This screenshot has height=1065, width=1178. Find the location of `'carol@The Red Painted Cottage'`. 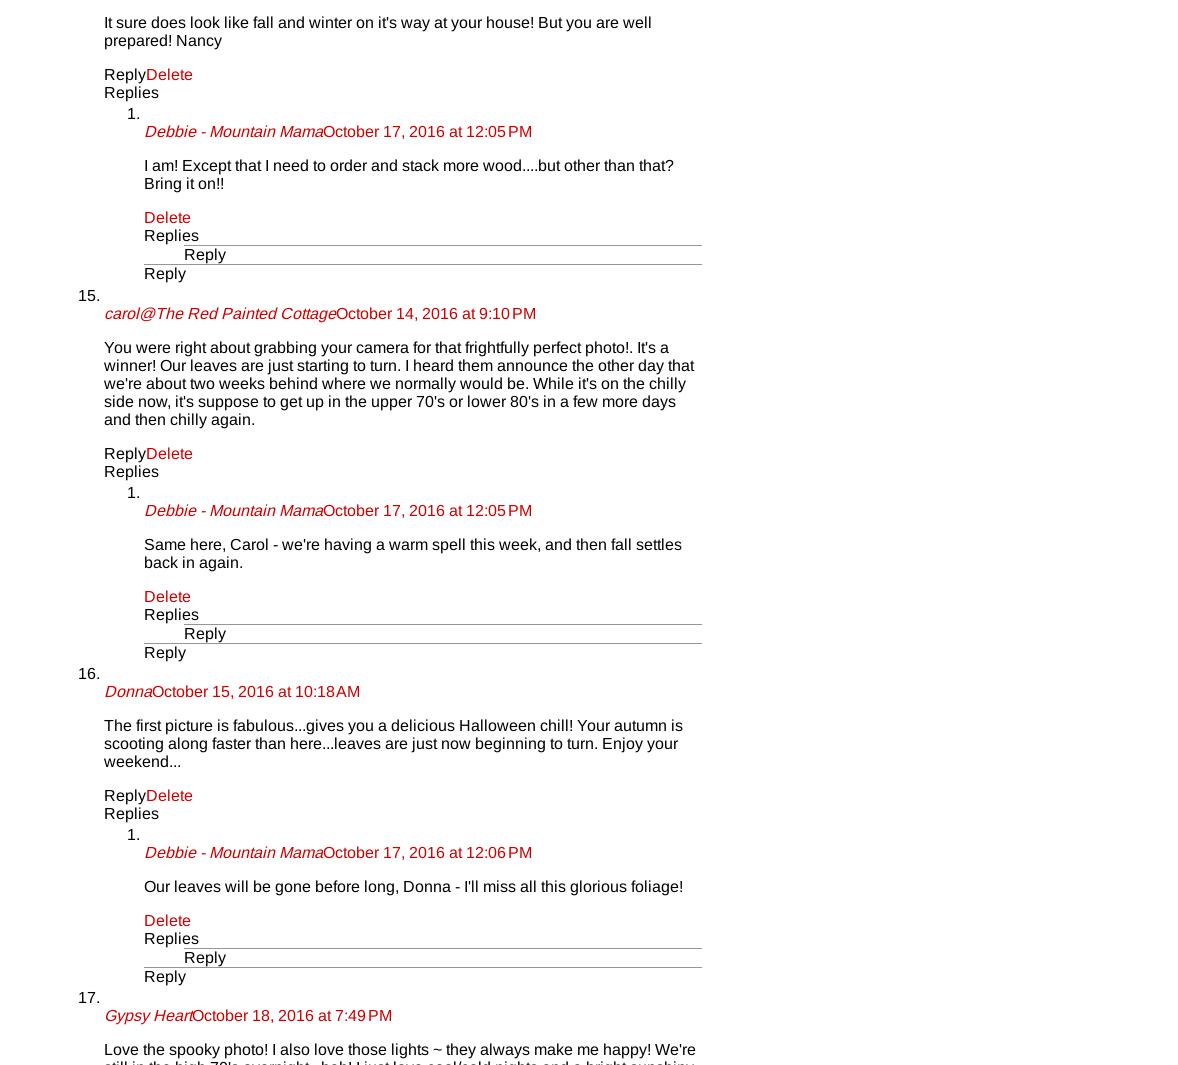

'carol@The Red Painted Cottage' is located at coordinates (219, 311).